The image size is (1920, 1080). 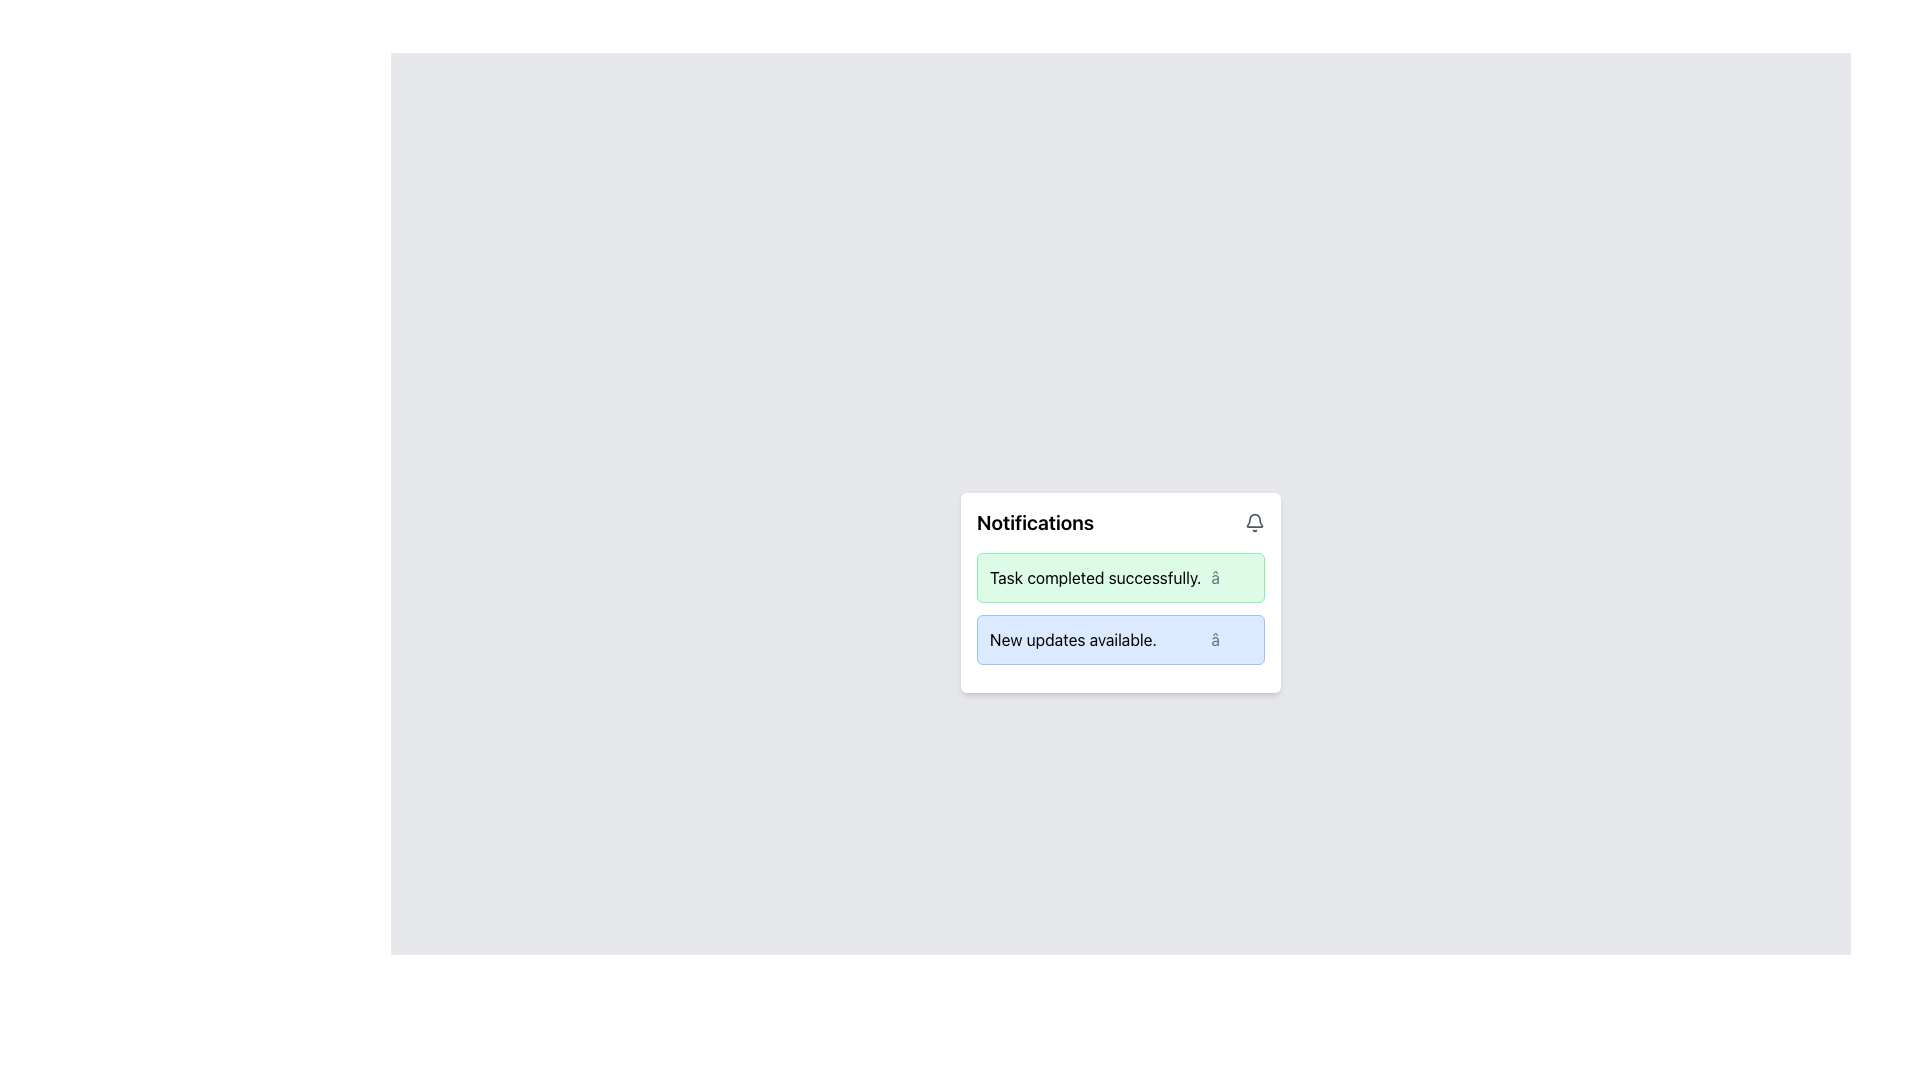 What do you see at coordinates (1230, 578) in the screenshot?
I see `the dismiss button located on the right side of the notification message that says 'Task completed successfully'` at bounding box center [1230, 578].